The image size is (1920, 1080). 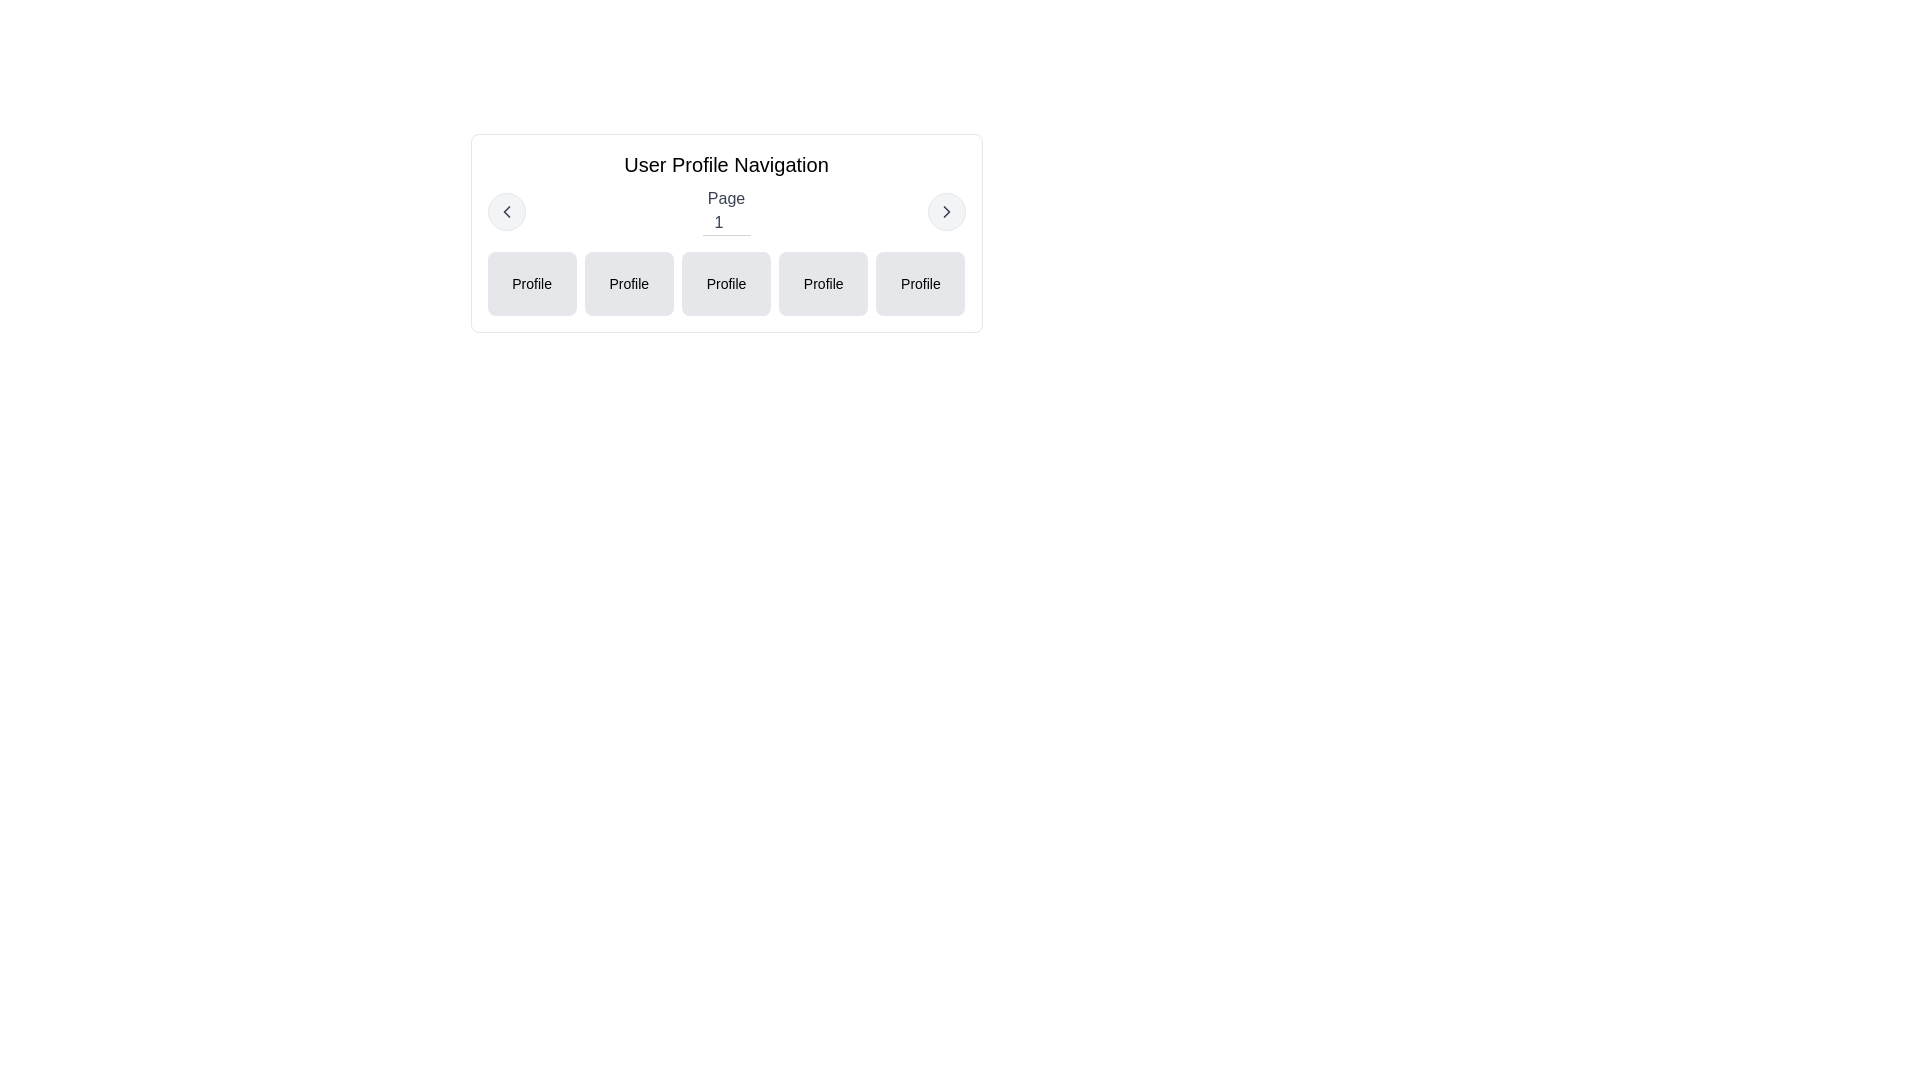 I want to click on the rightmost navigation button in the 'User Profile Navigation' interface, so click(x=945, y=211).